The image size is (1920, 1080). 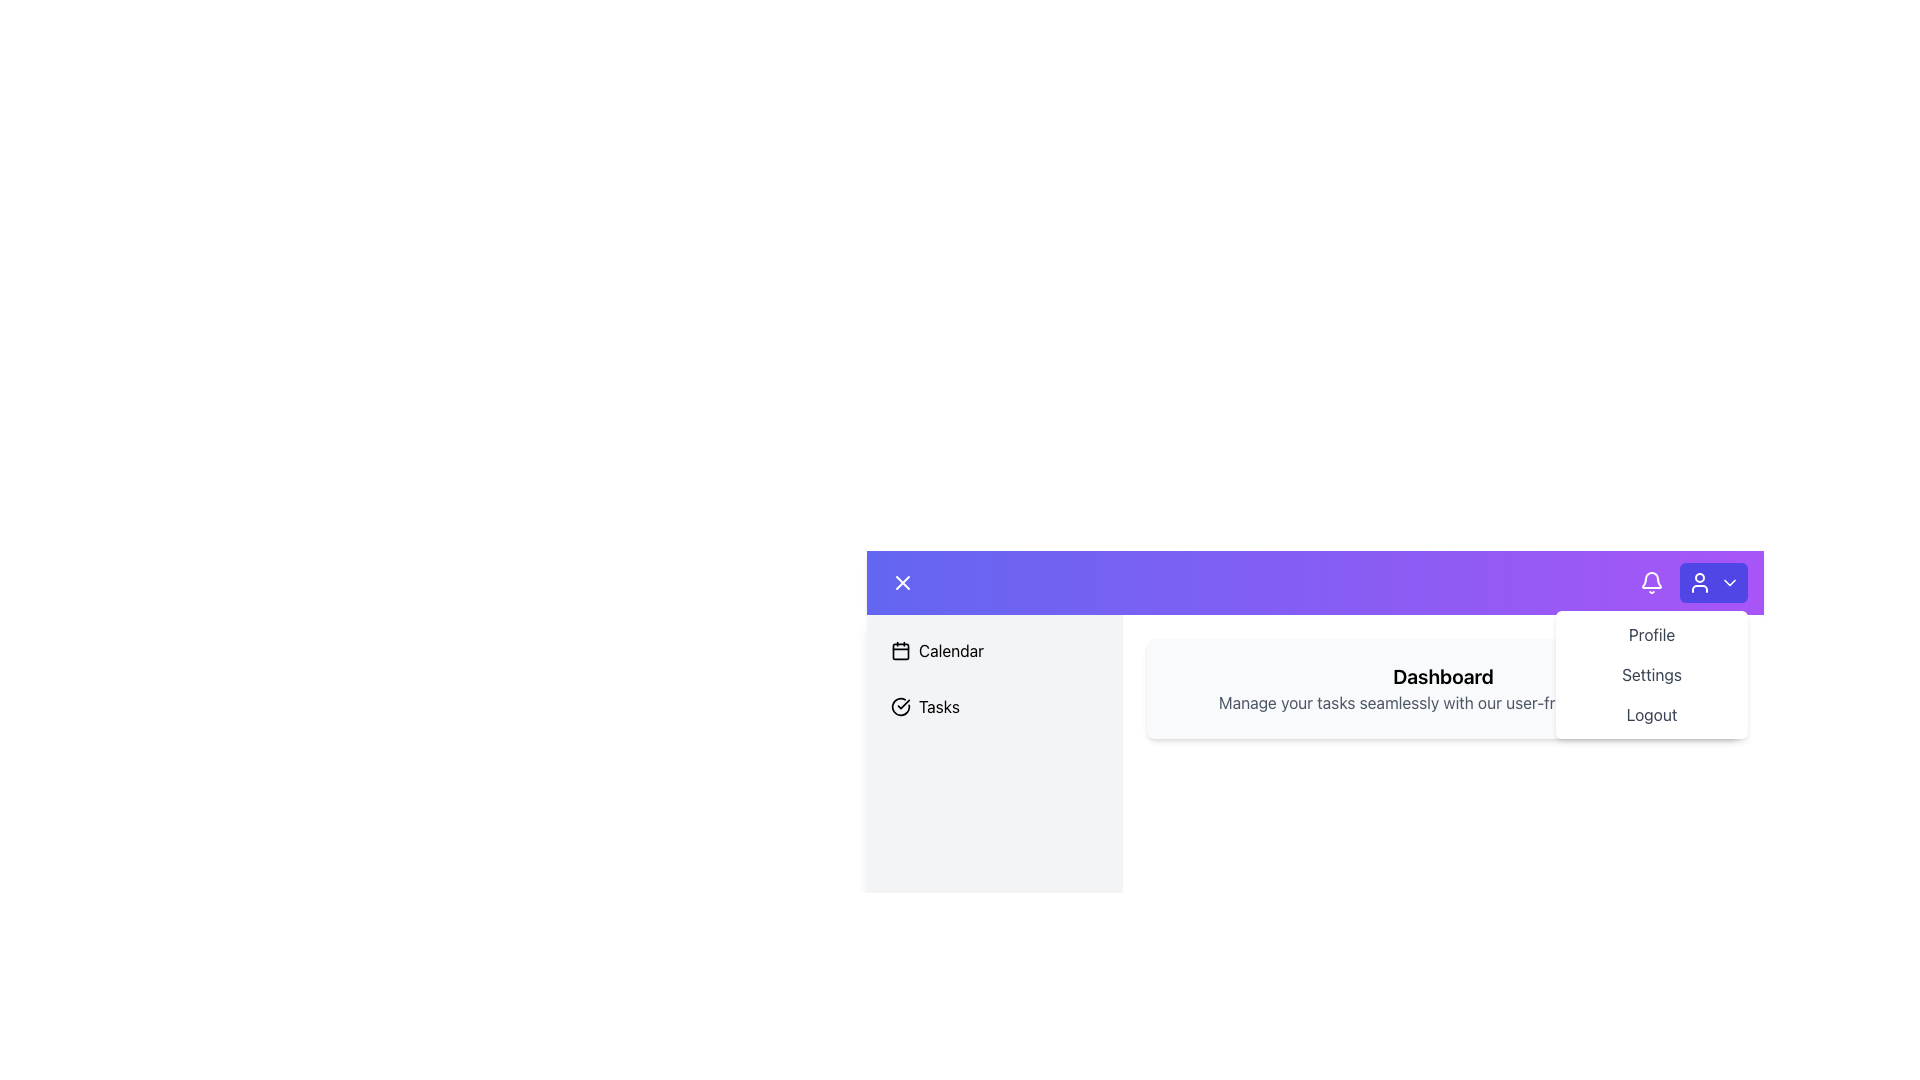 What do you see at coordinates (901, 582) in the screenshot?
I see `the close or dismiss button located in the top-left corner of the purple header bar, which is the first interactive icon in the sequence` at bounding box center [901, 582].